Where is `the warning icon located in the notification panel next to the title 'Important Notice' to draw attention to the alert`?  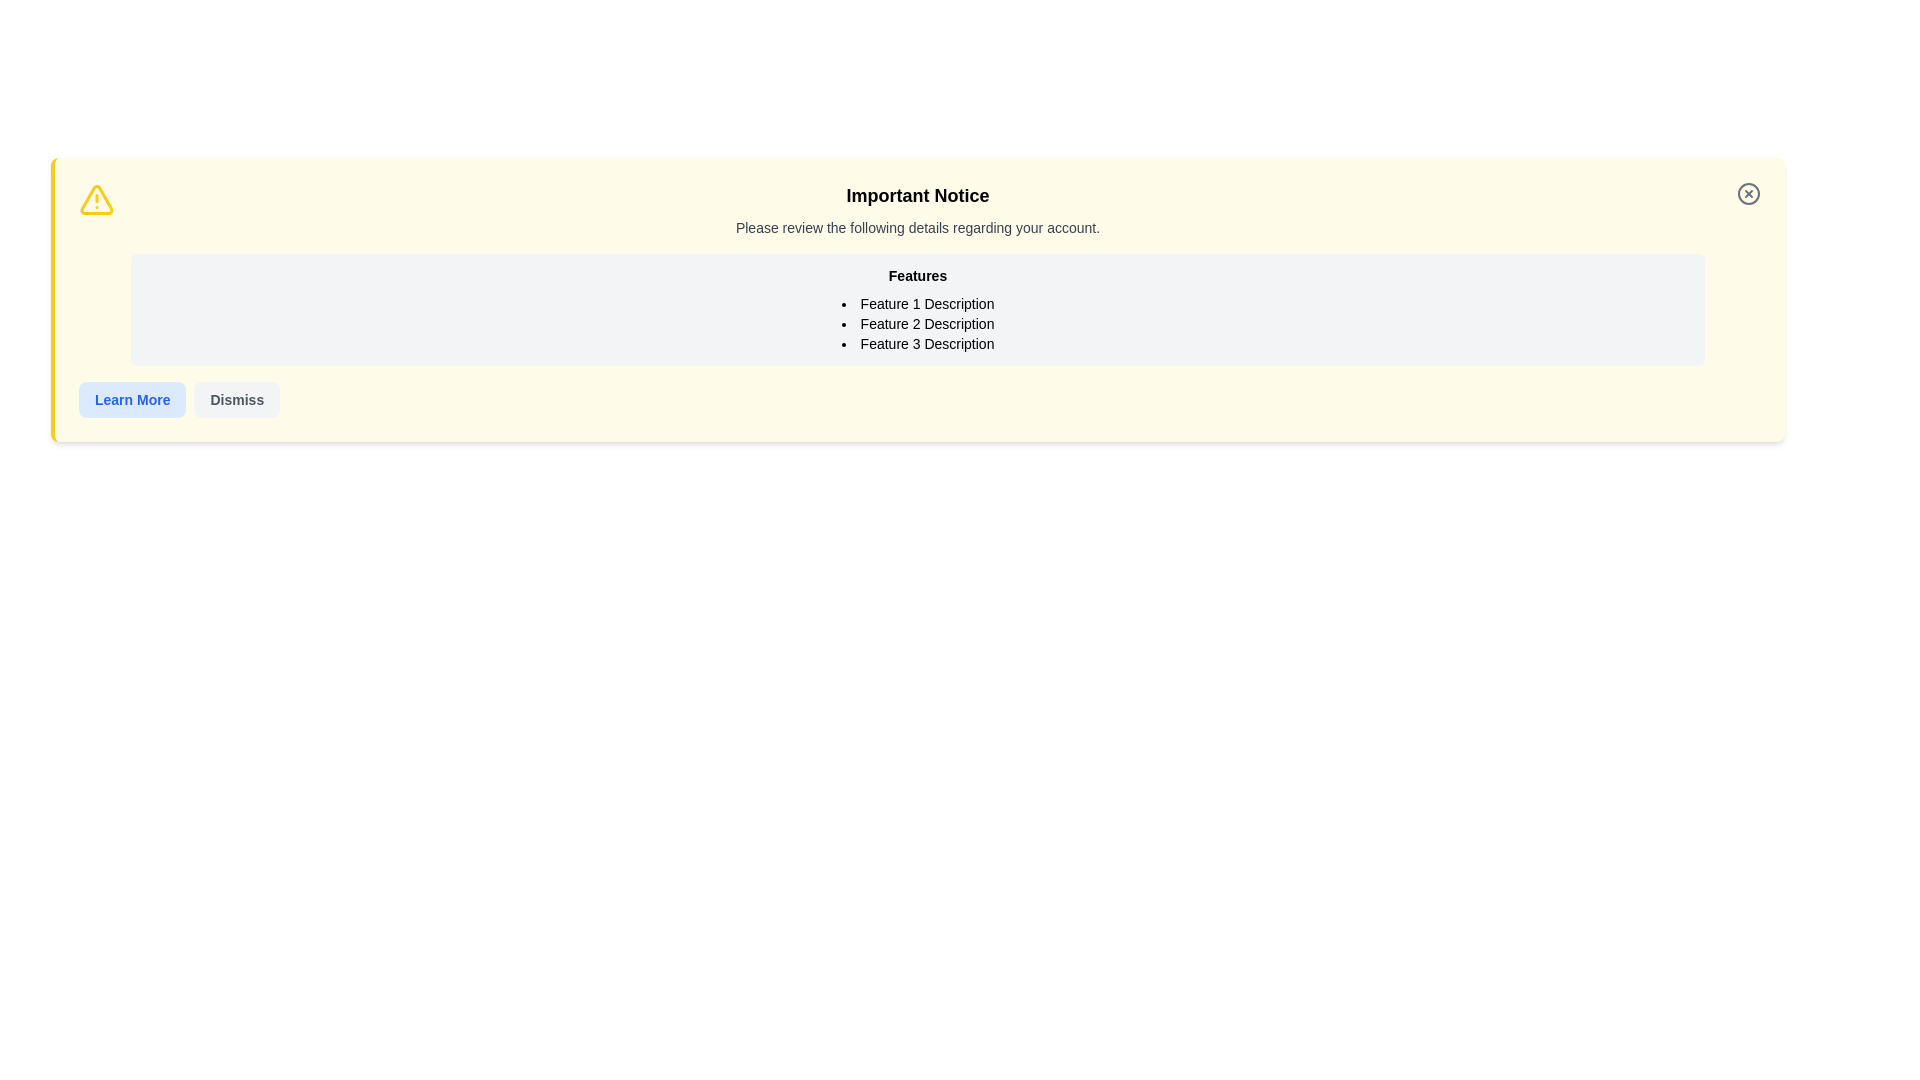
the warning icon located in the notification panel next to the title 'Important Notice' to draw attention to the alert is located at coordinates (95, 200).